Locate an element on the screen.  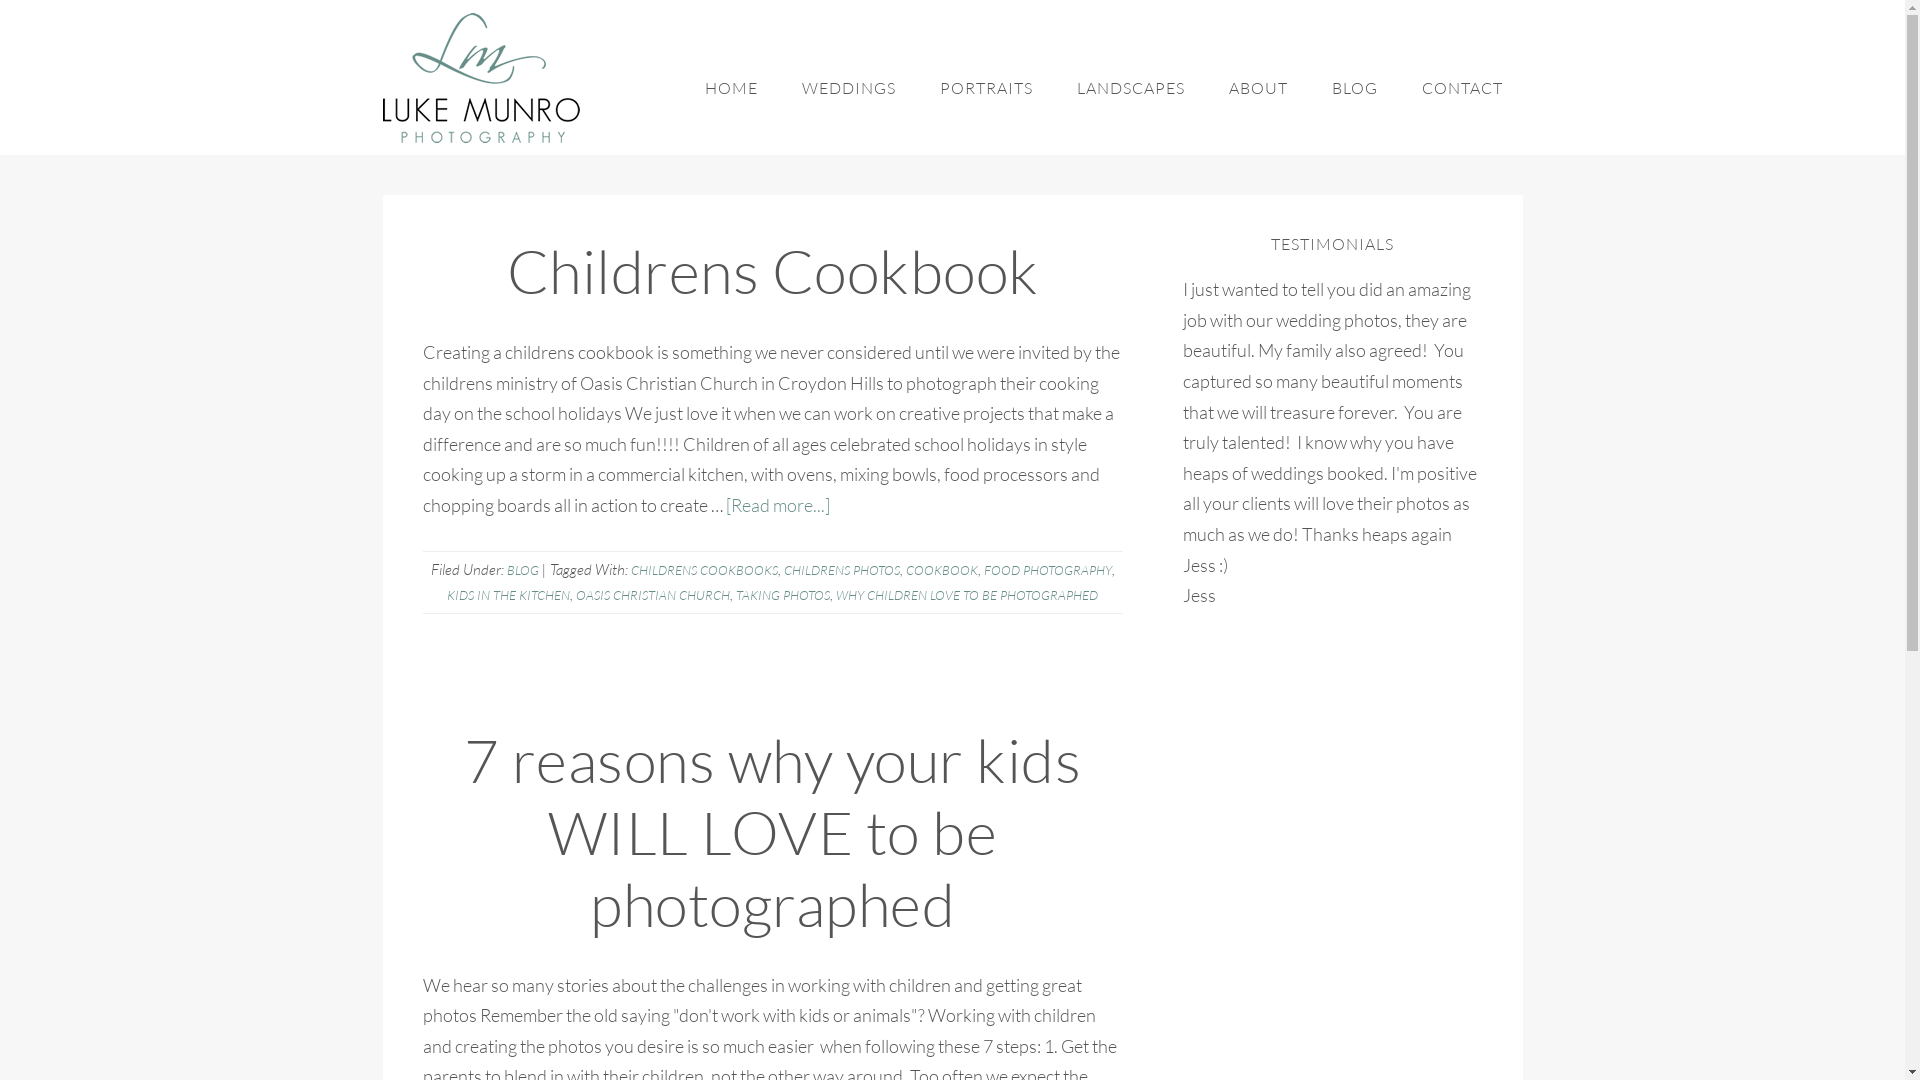
'7 reasons why your kids WILL LOVE to be photographed' is located at coordinates (771, 831).